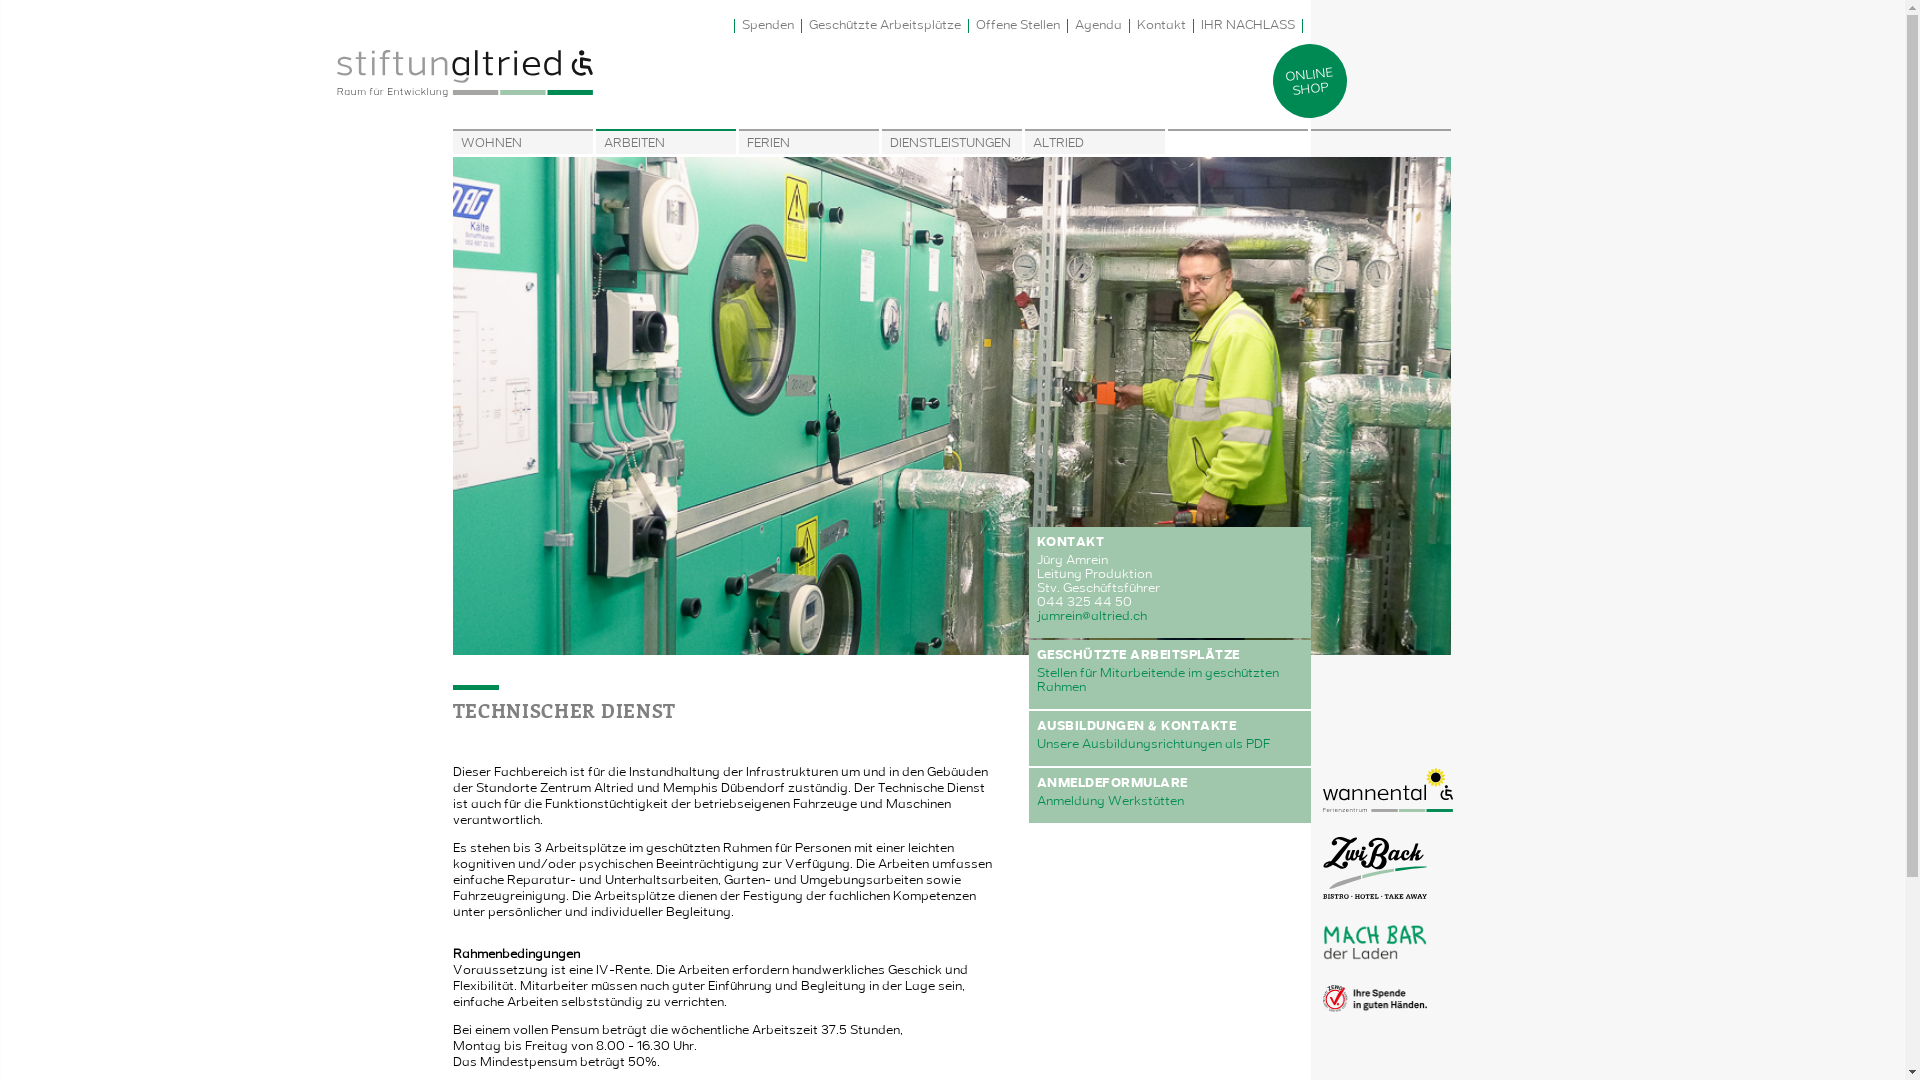  What do you see at coordinates (1017, 26) in the screenshot?
I see `'Offene Stellen'` at bounding box center [1017, 26].